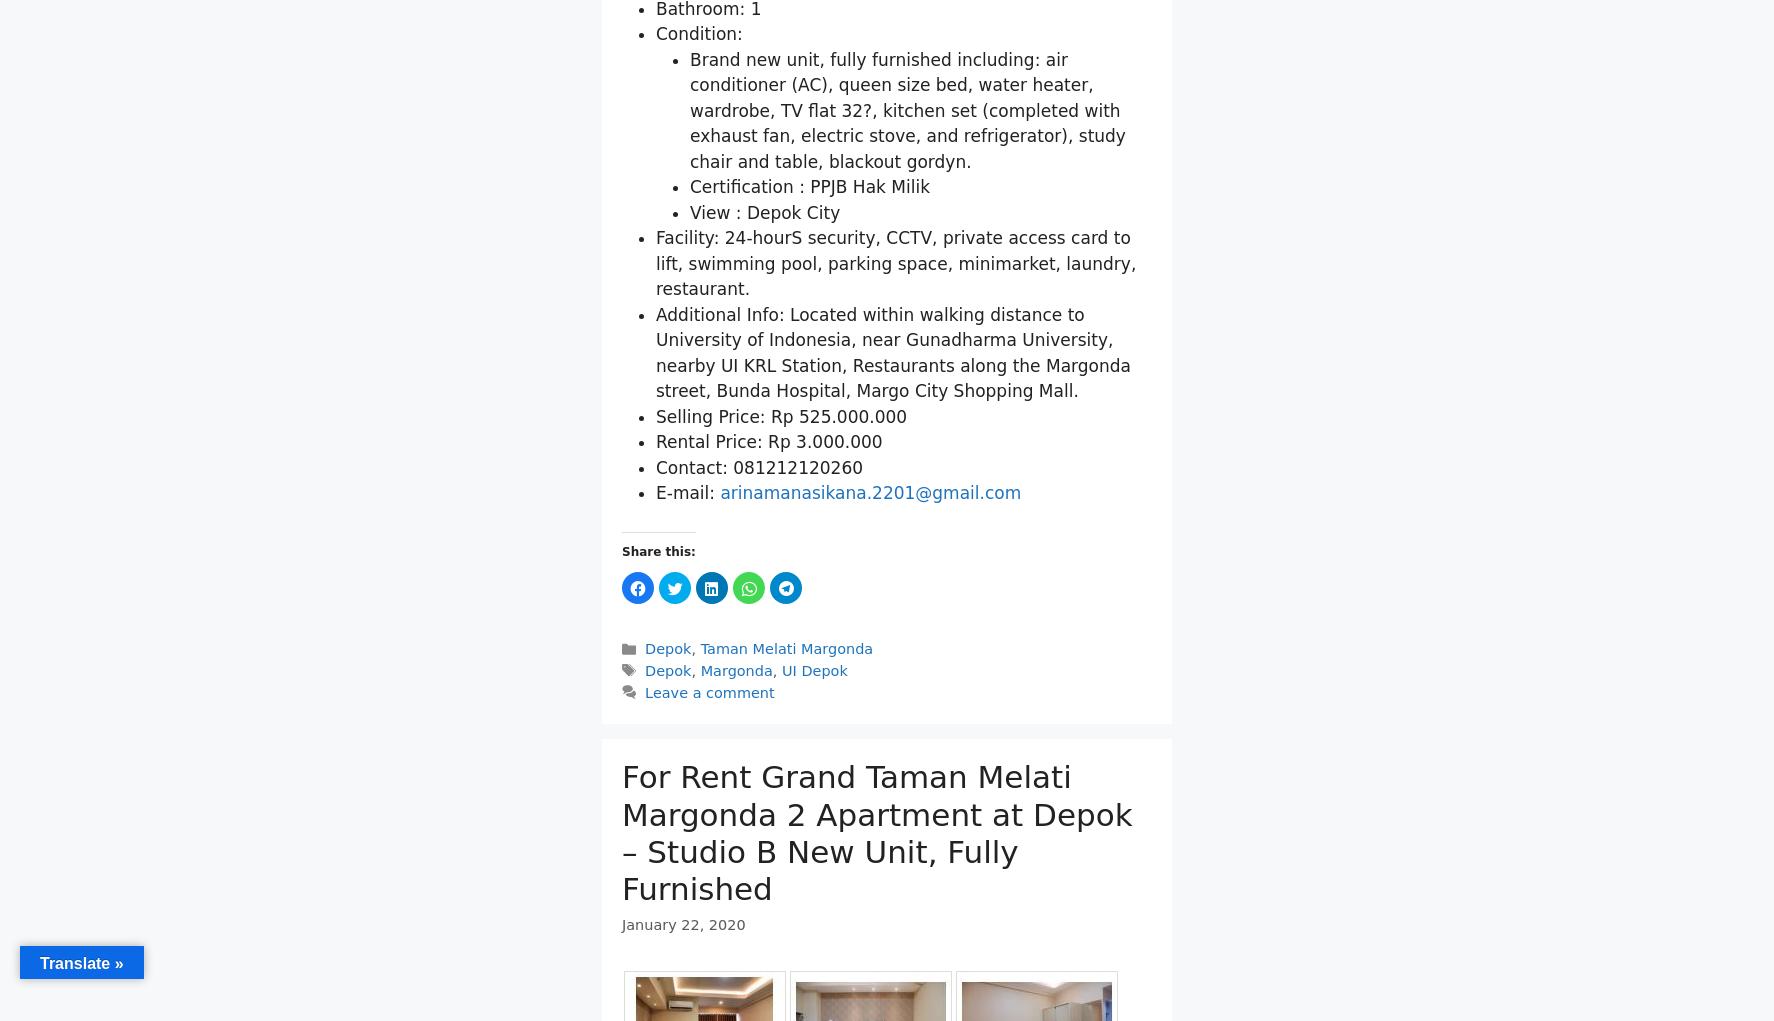 This screenshot has width=1774, height=1021. What do you see at coordinates (687, 492) in the screenshot?
I see `'E-mail:'` at bounding box center [687, 492].